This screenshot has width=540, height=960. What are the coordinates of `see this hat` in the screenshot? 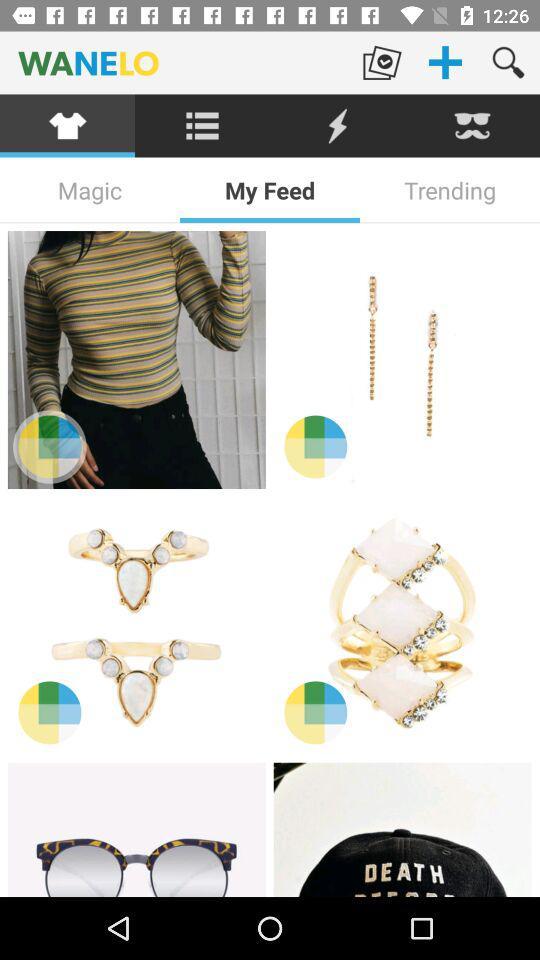 It's located at (402, 829).